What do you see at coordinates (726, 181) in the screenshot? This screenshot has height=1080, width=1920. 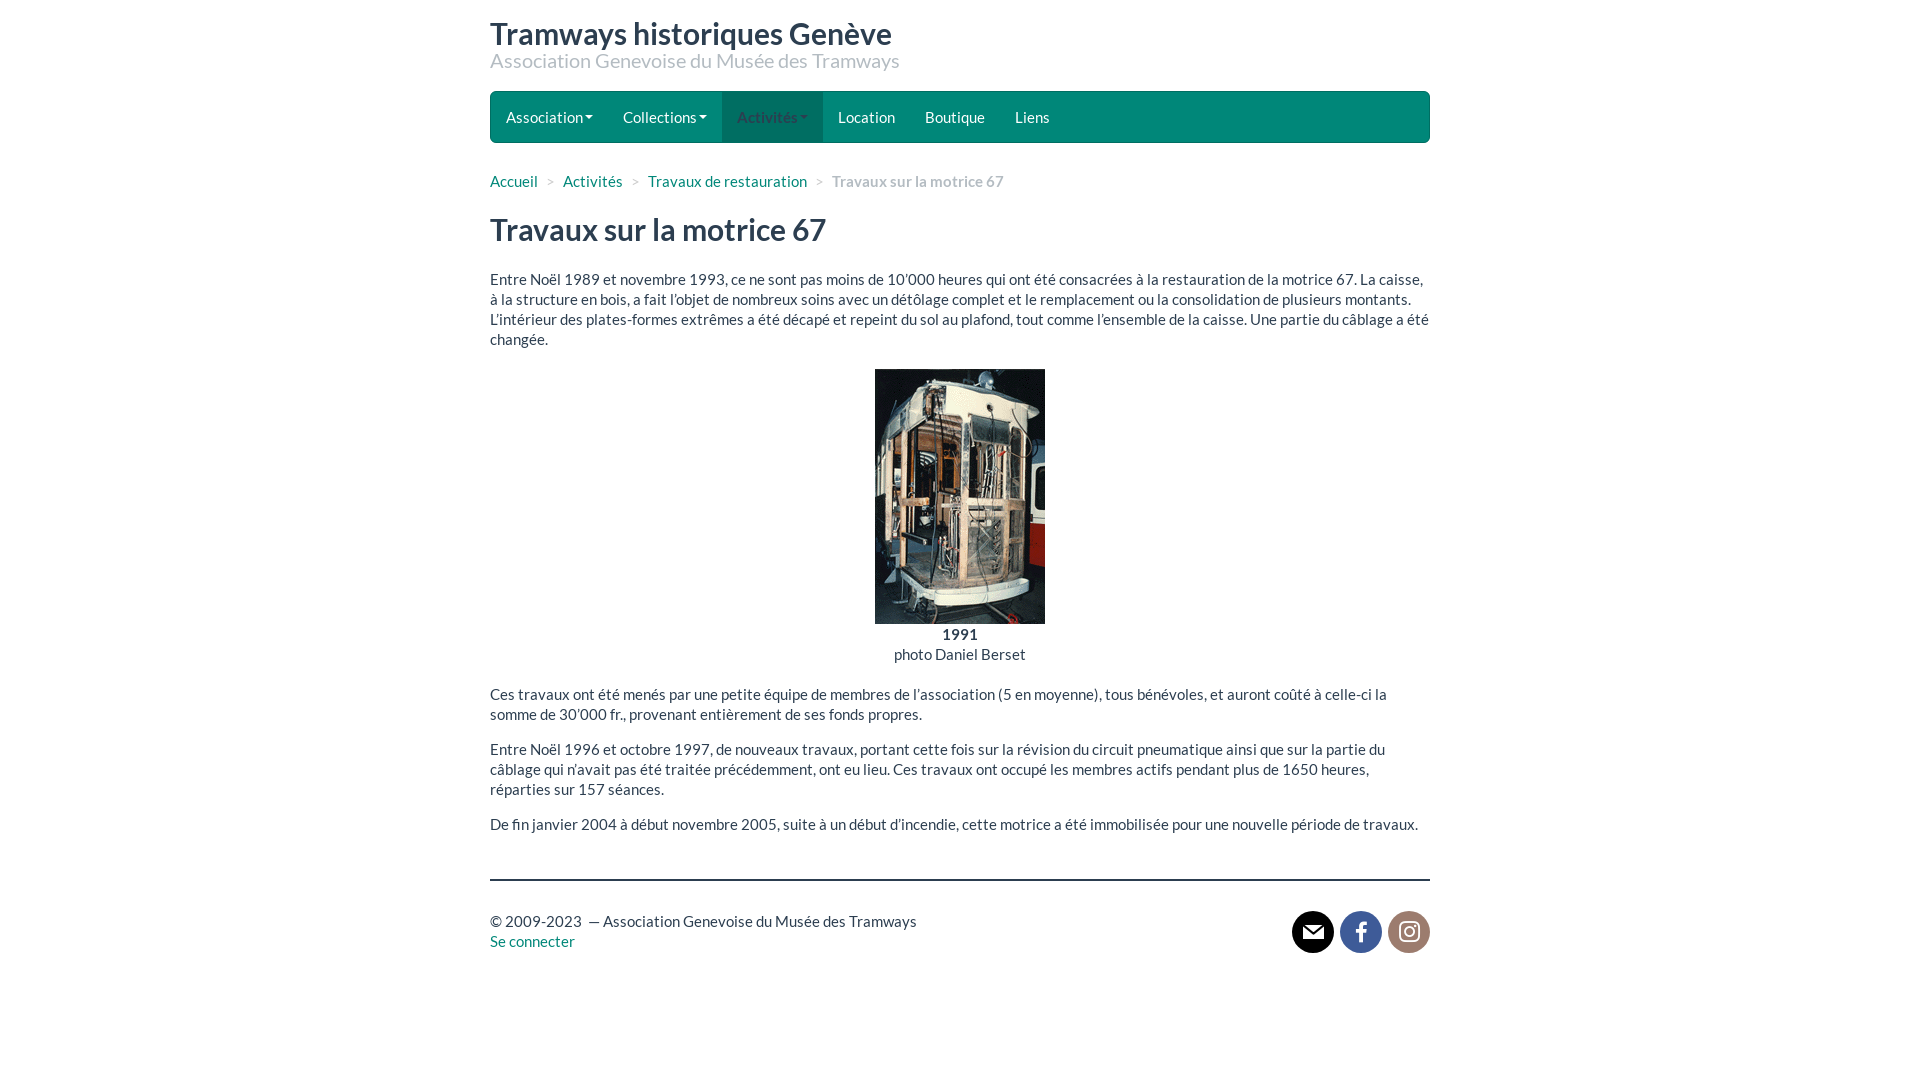 I see `'Travaux de restauration'` at bounding box center [726, 181].